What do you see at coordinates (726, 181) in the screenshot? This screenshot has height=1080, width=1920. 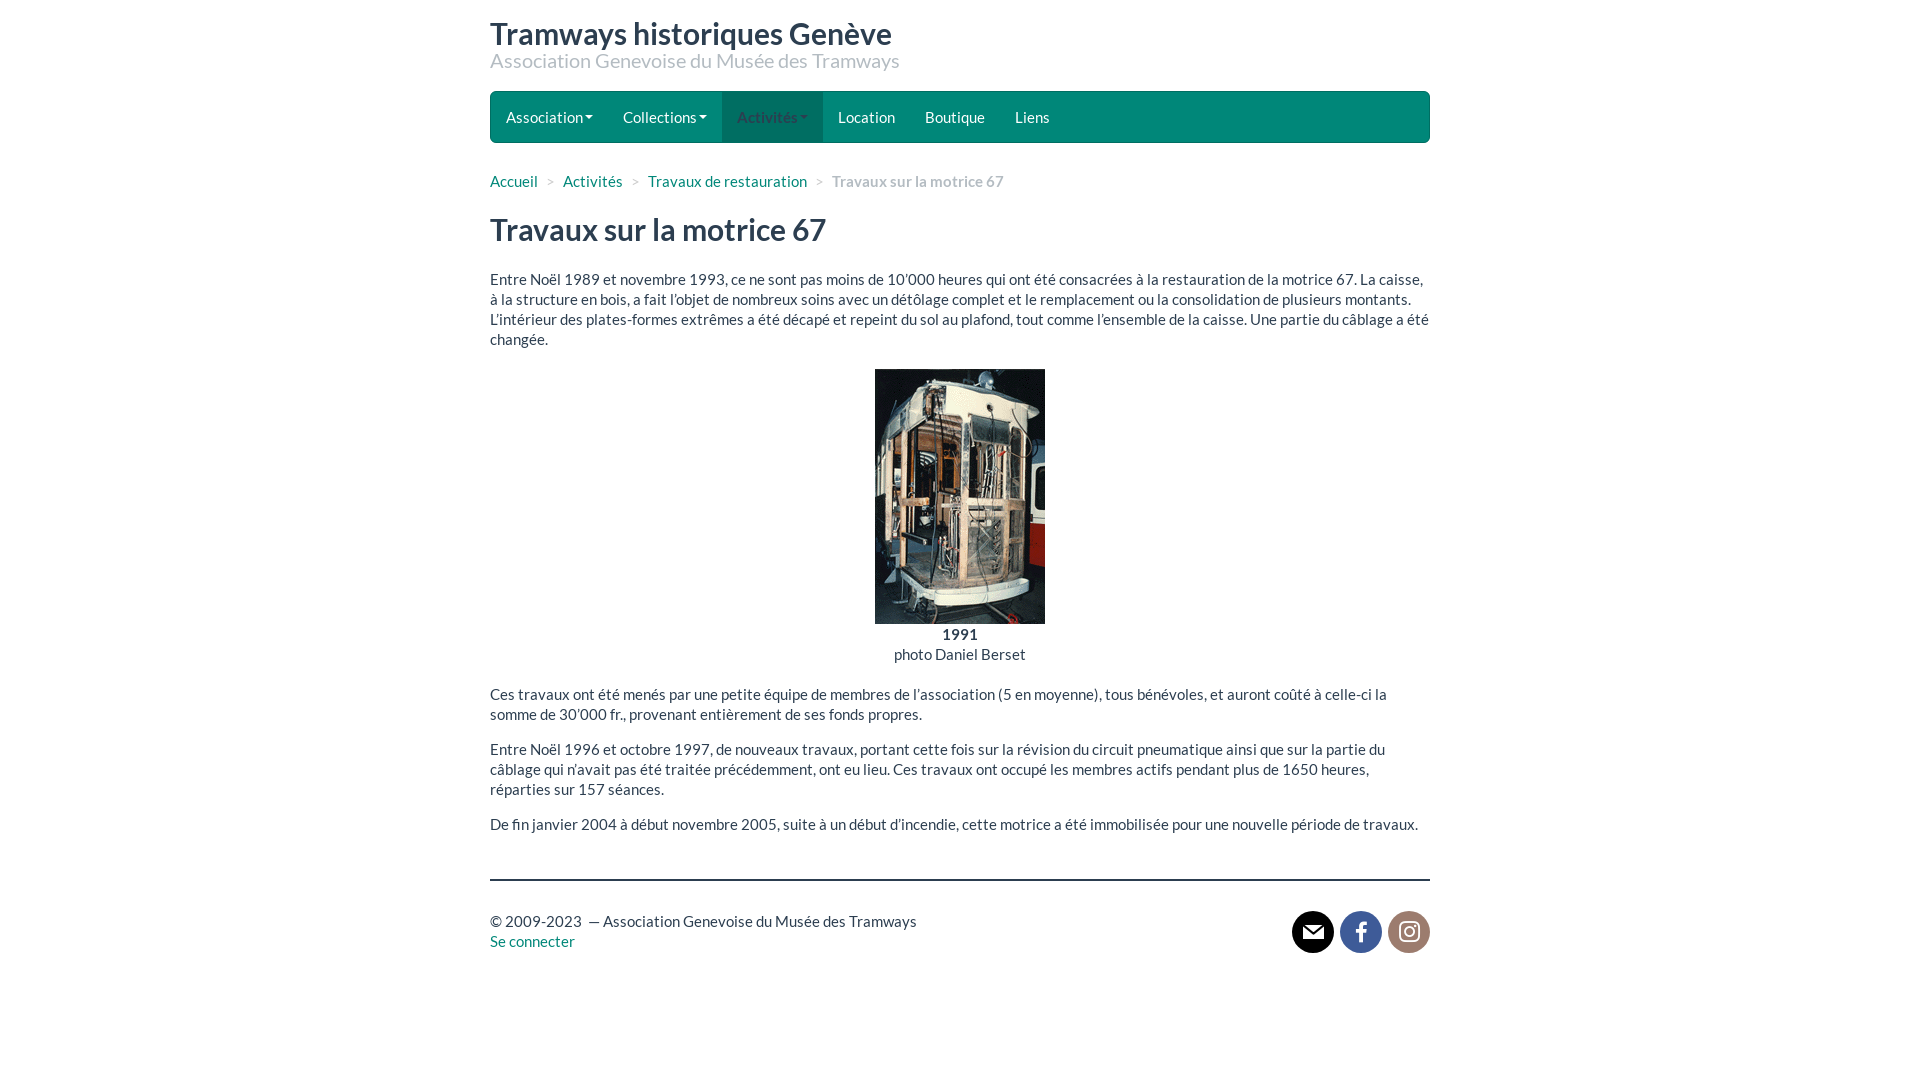 I see `'Travaux de restauration'` at bounding box center [726, 181].